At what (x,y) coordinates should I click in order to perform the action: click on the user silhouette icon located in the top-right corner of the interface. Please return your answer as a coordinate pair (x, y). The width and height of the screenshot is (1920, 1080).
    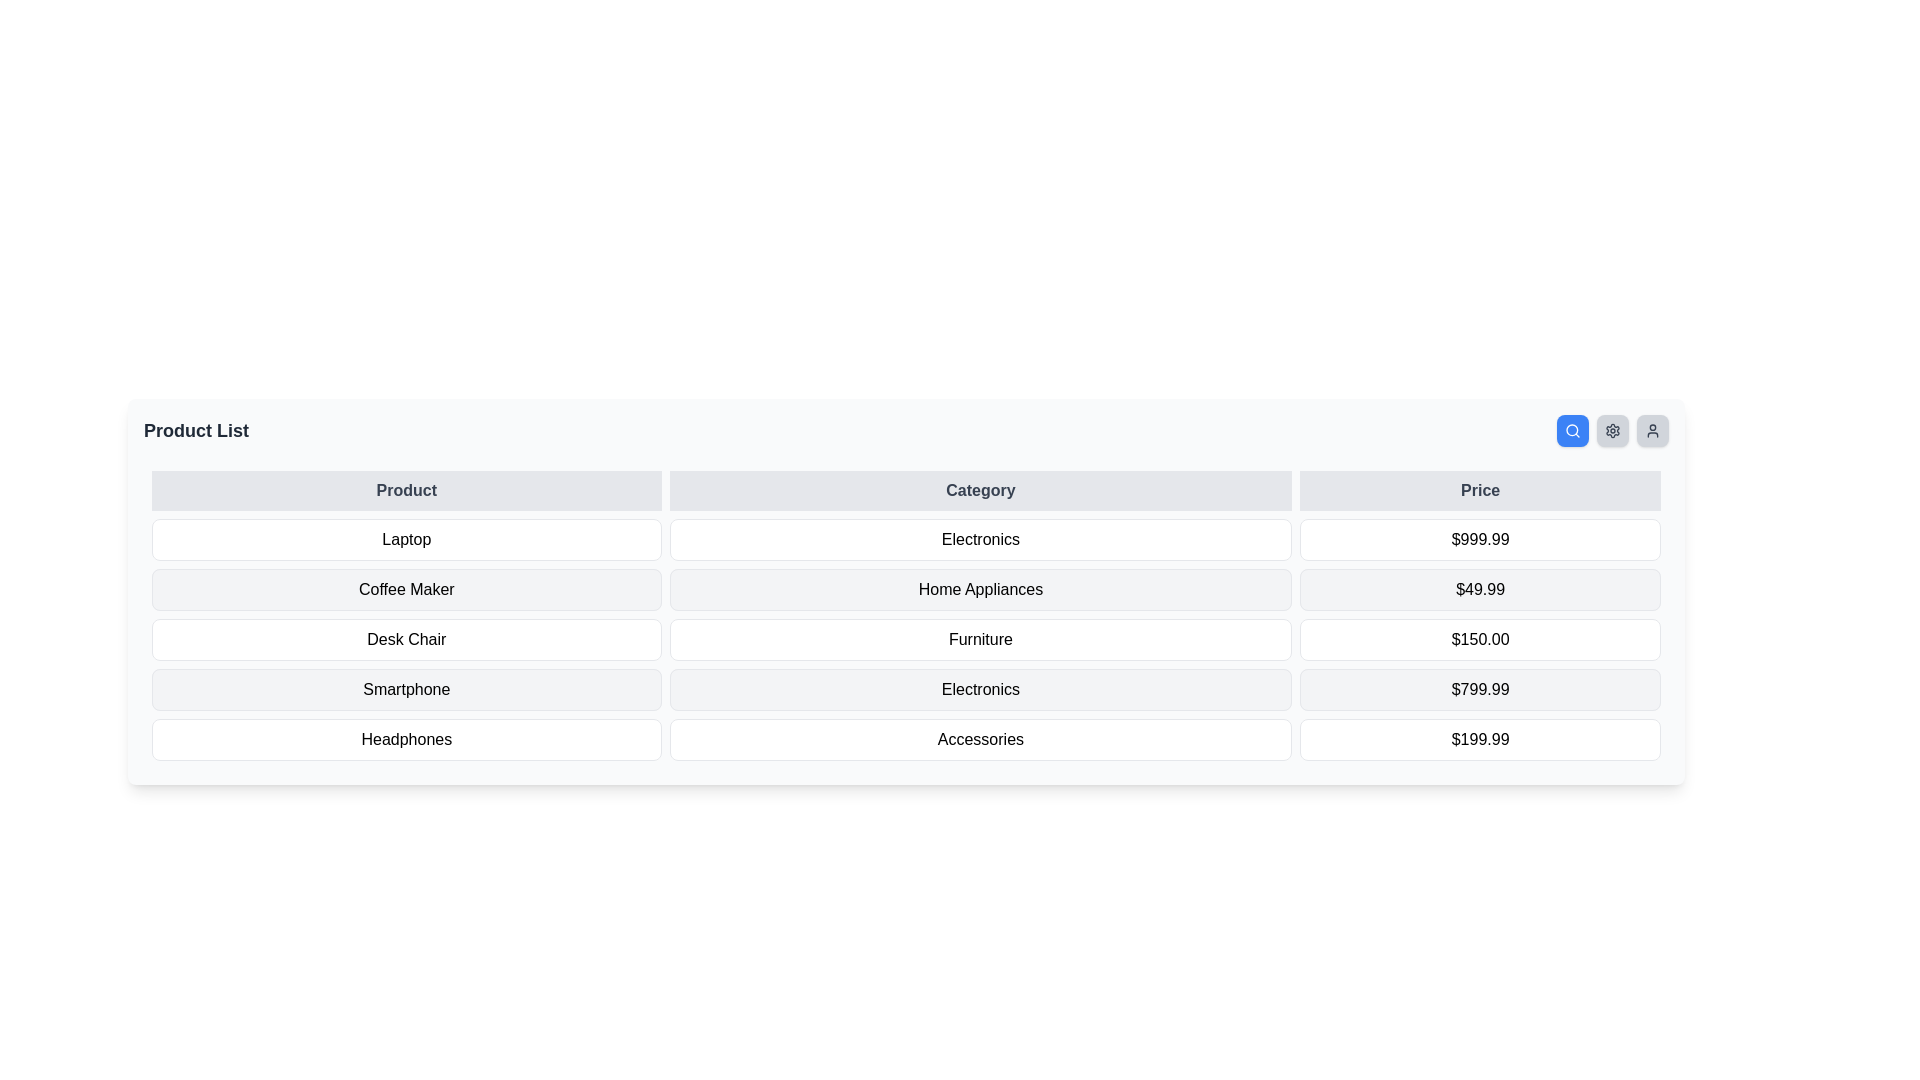
    Looking at the image, I should click on (1652, 430).